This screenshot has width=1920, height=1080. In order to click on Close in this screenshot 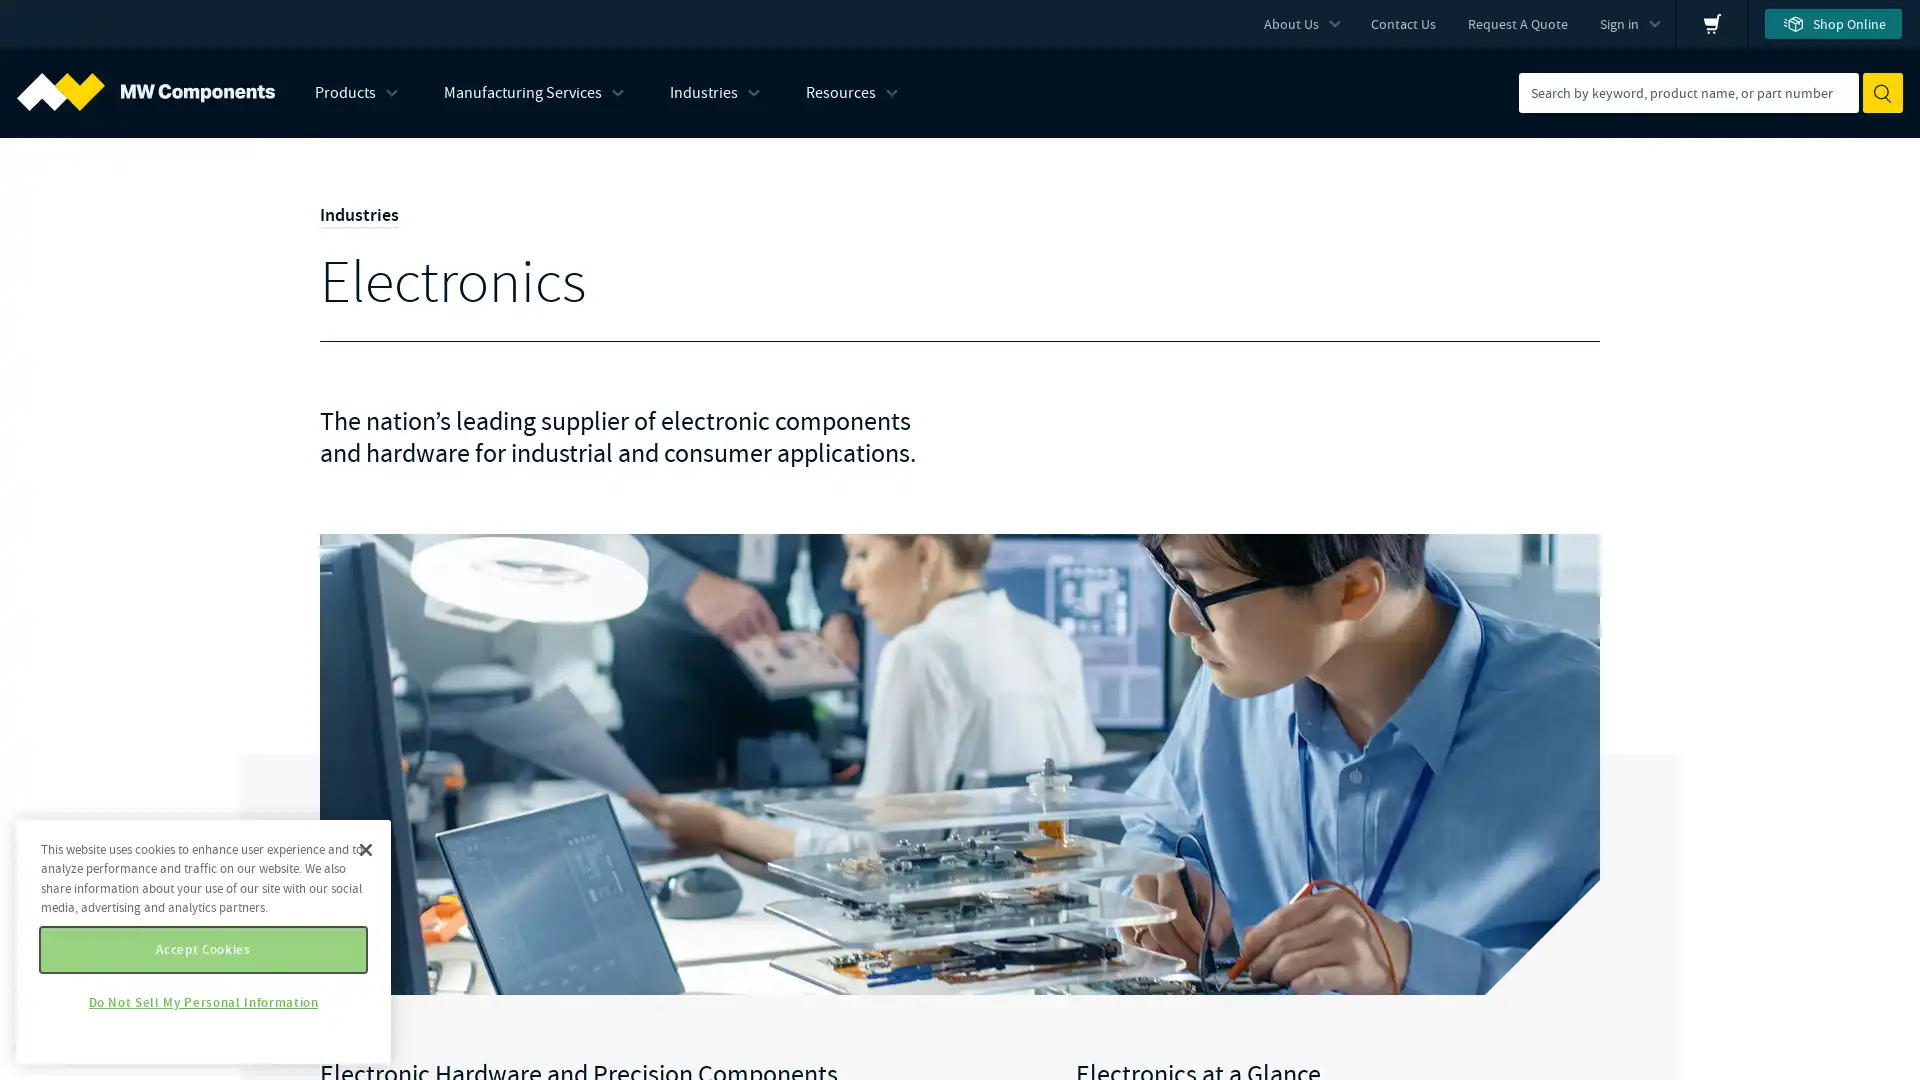, I will do `click(365, 848)`.